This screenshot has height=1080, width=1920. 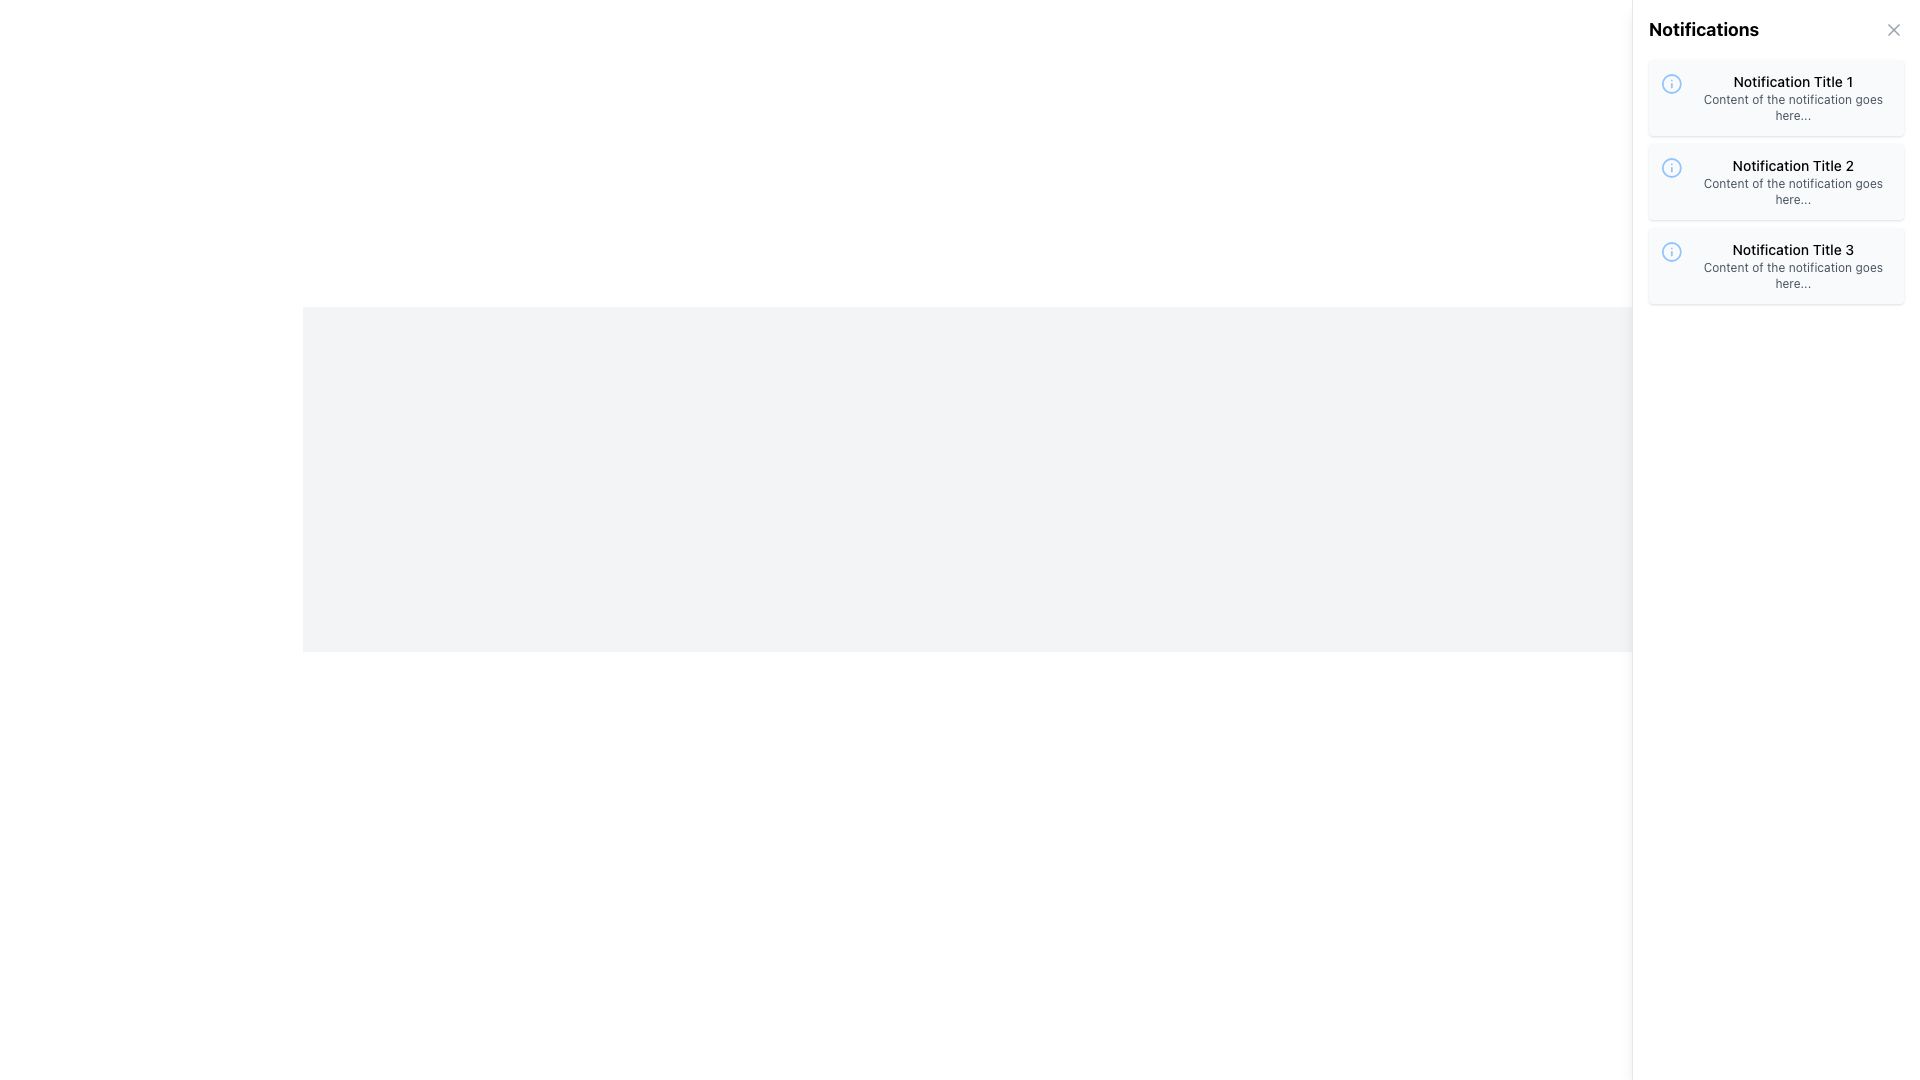 What do you see at coordinates (1793, 181) in the screenshot?
I see `the notification text block that contains a title and subtitle, located in the second position of a vertical list of notifications, situated between 'Notification Title 1' and 'Notification Title 3'` at bounding box center [1793, 181].